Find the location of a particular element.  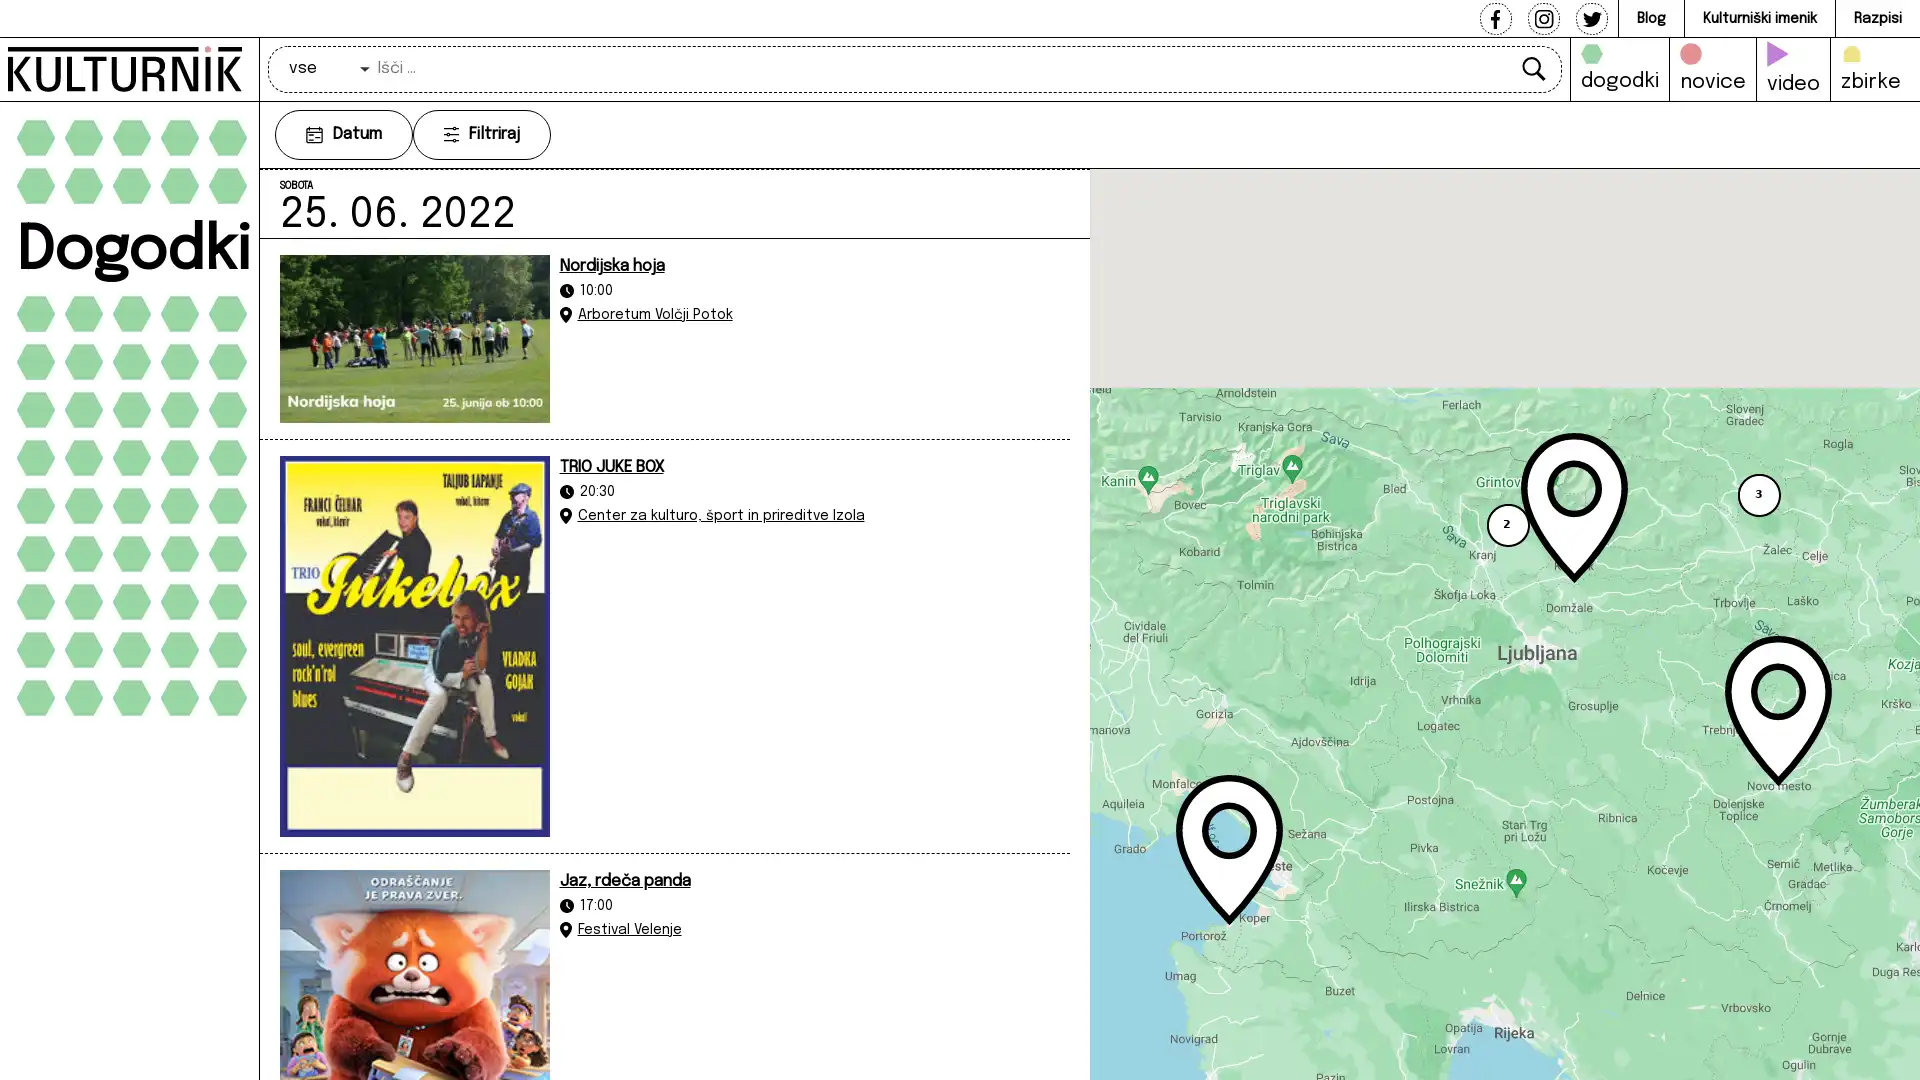

Datum is located at coordinates (344, 134).